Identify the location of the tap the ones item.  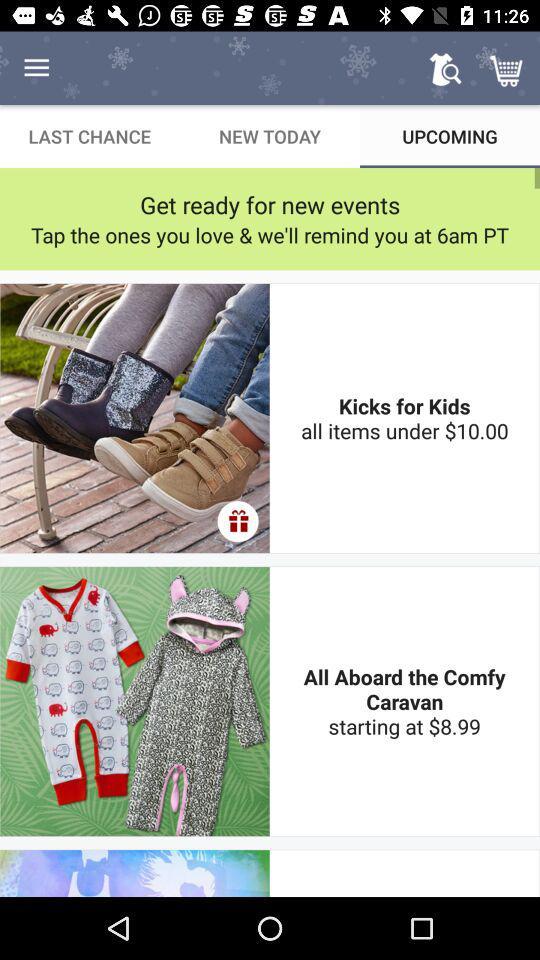
(270, 235).